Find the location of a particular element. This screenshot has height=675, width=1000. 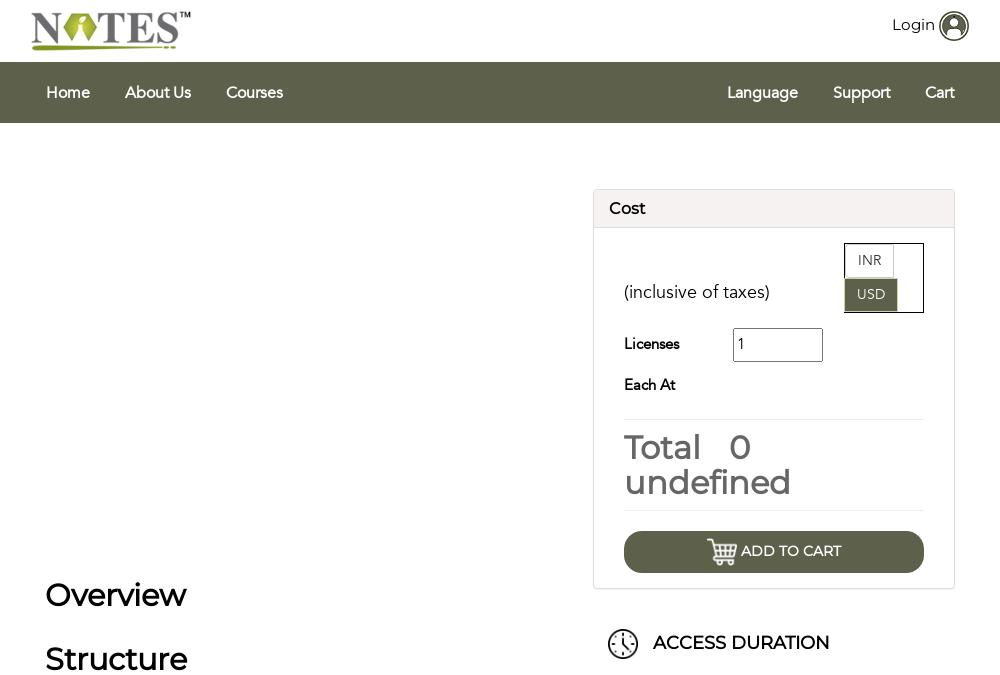

'Each At' is located at coordinates (649, 384).